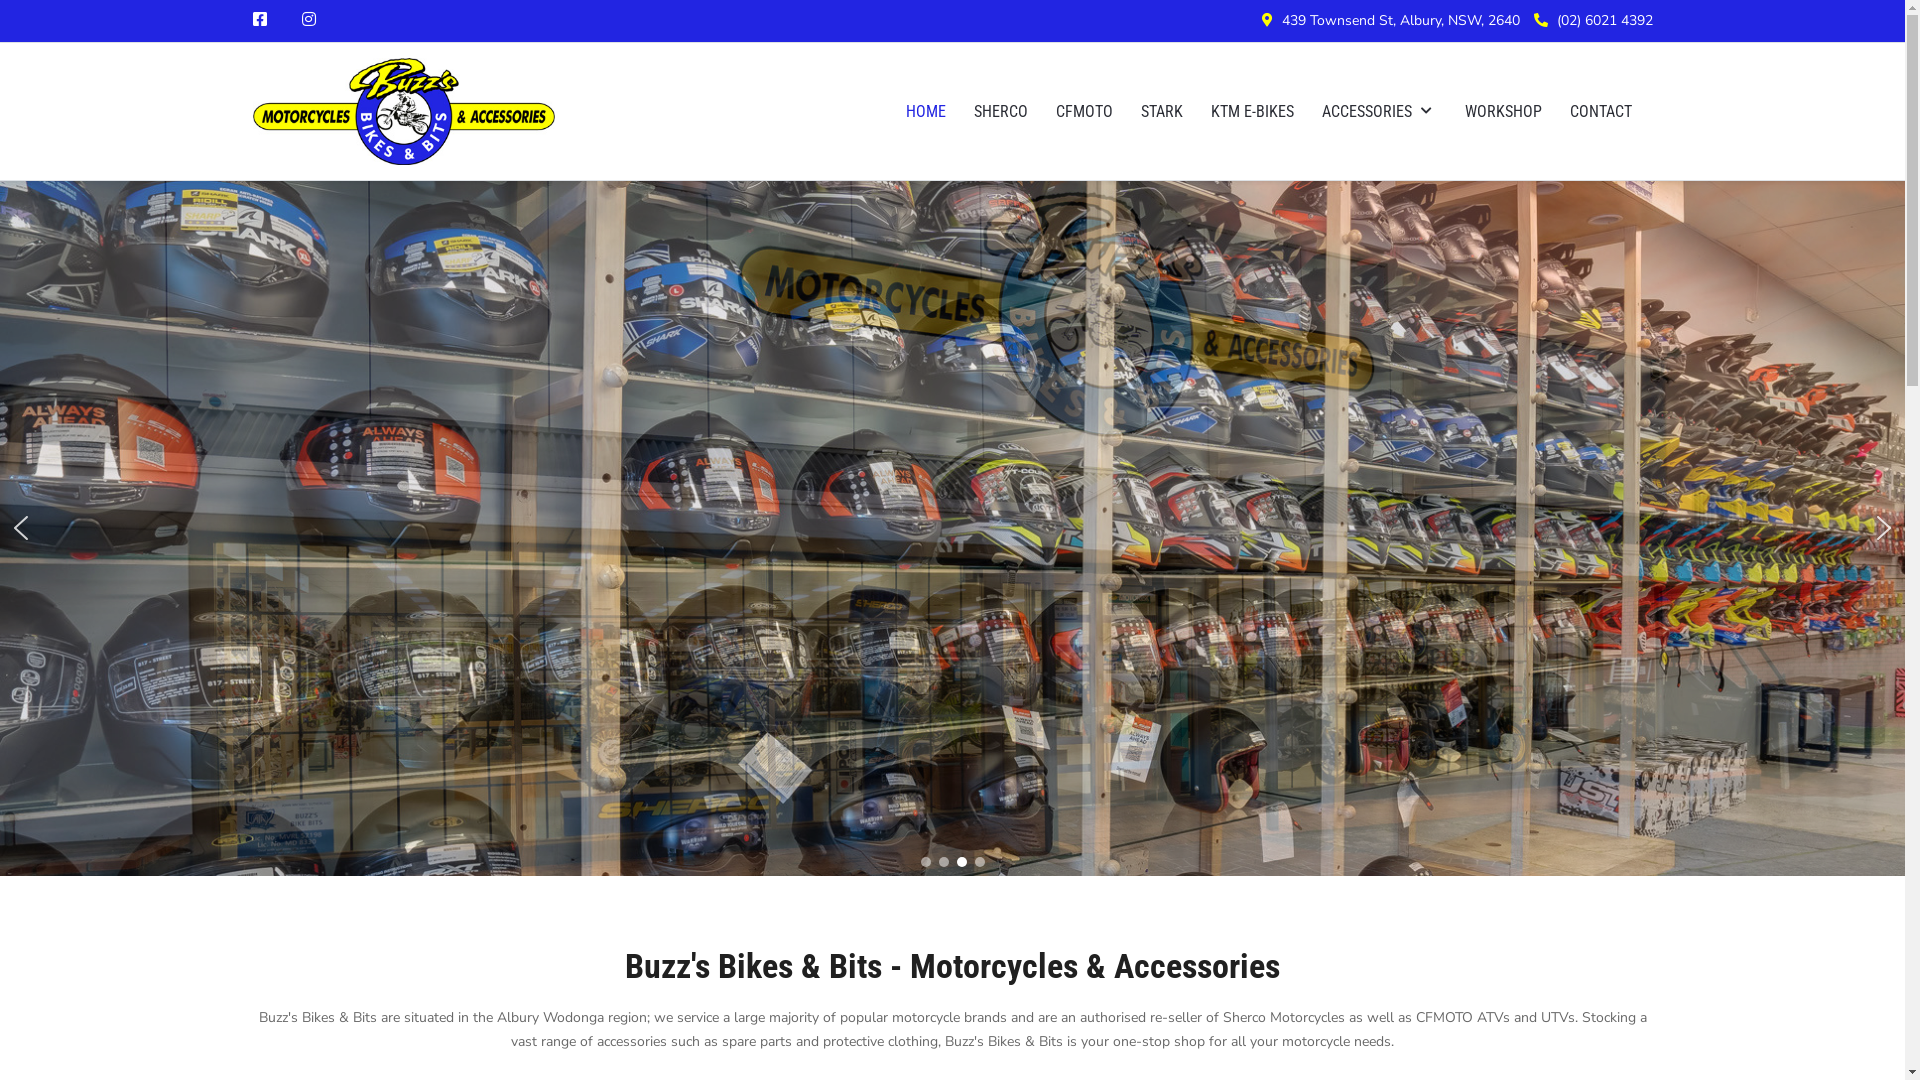  What do you see at coordinates (1378, 111) in the screenshot?
I see `'ACCESSORIES'` at bounding box center [1378, 111].